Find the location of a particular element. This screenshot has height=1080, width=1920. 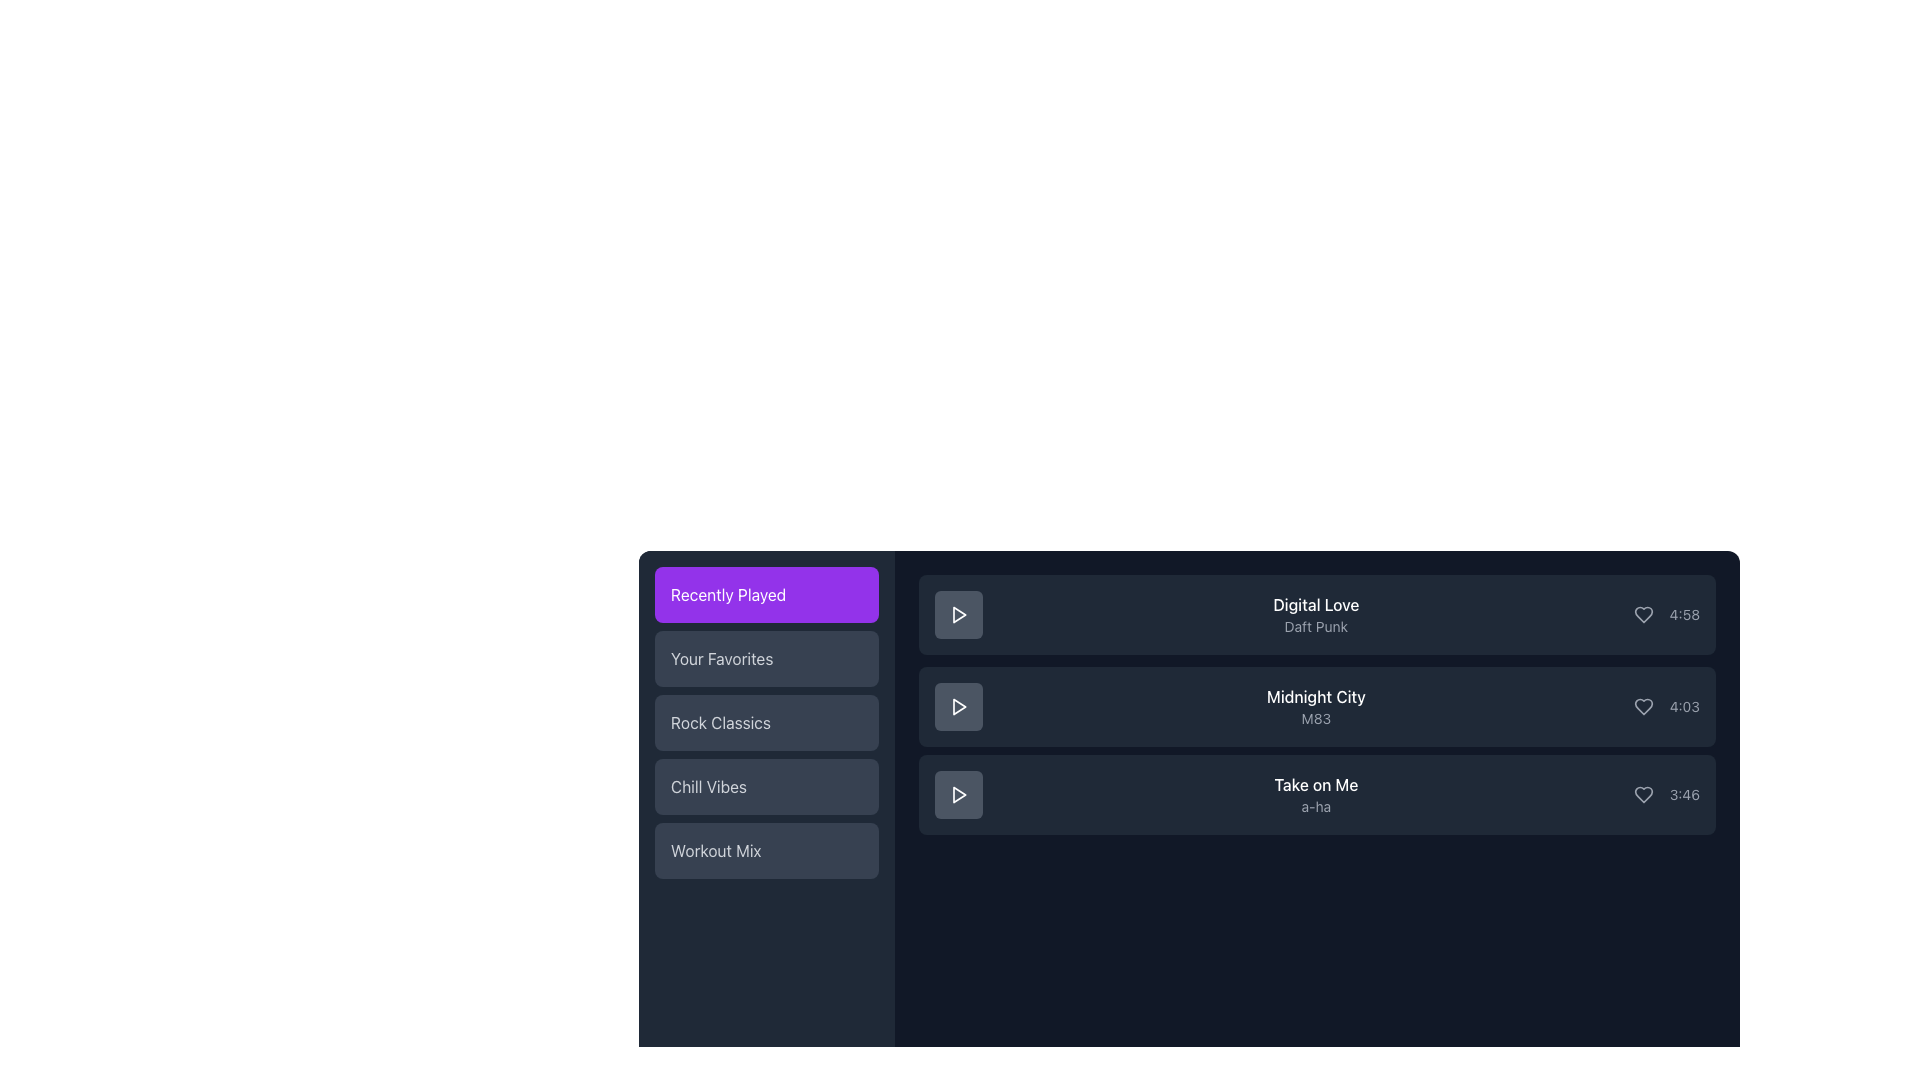

the text display for the track information that reads 'Take on Me' by a-ha, which is the third item under 'Recently Played' is located at coordinates (1316, 793).